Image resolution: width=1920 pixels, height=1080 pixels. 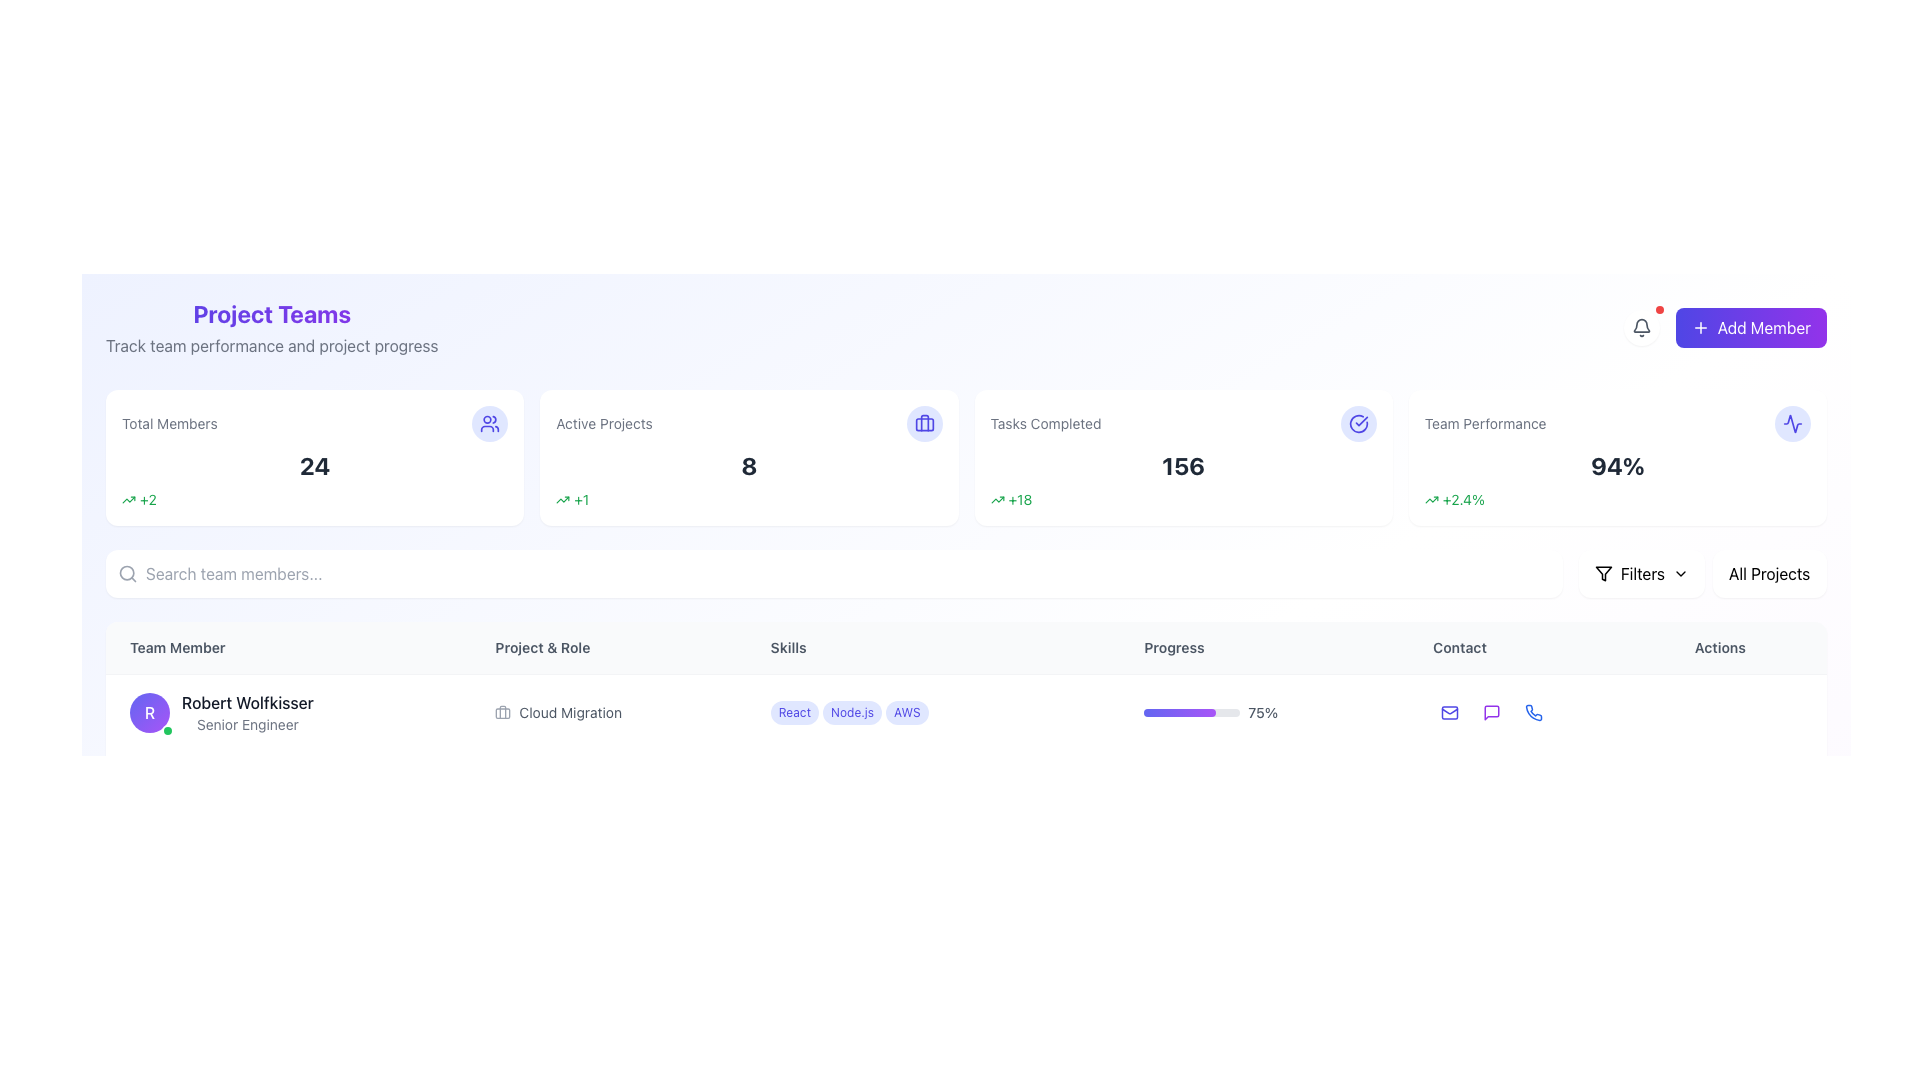 I want to click on the phone call button located in the 'Contact' column for 'Robert Wolfkisser' under the 'Team Member' section to initiate a phone call or reveal contact options, so click(x=1533, y=712).